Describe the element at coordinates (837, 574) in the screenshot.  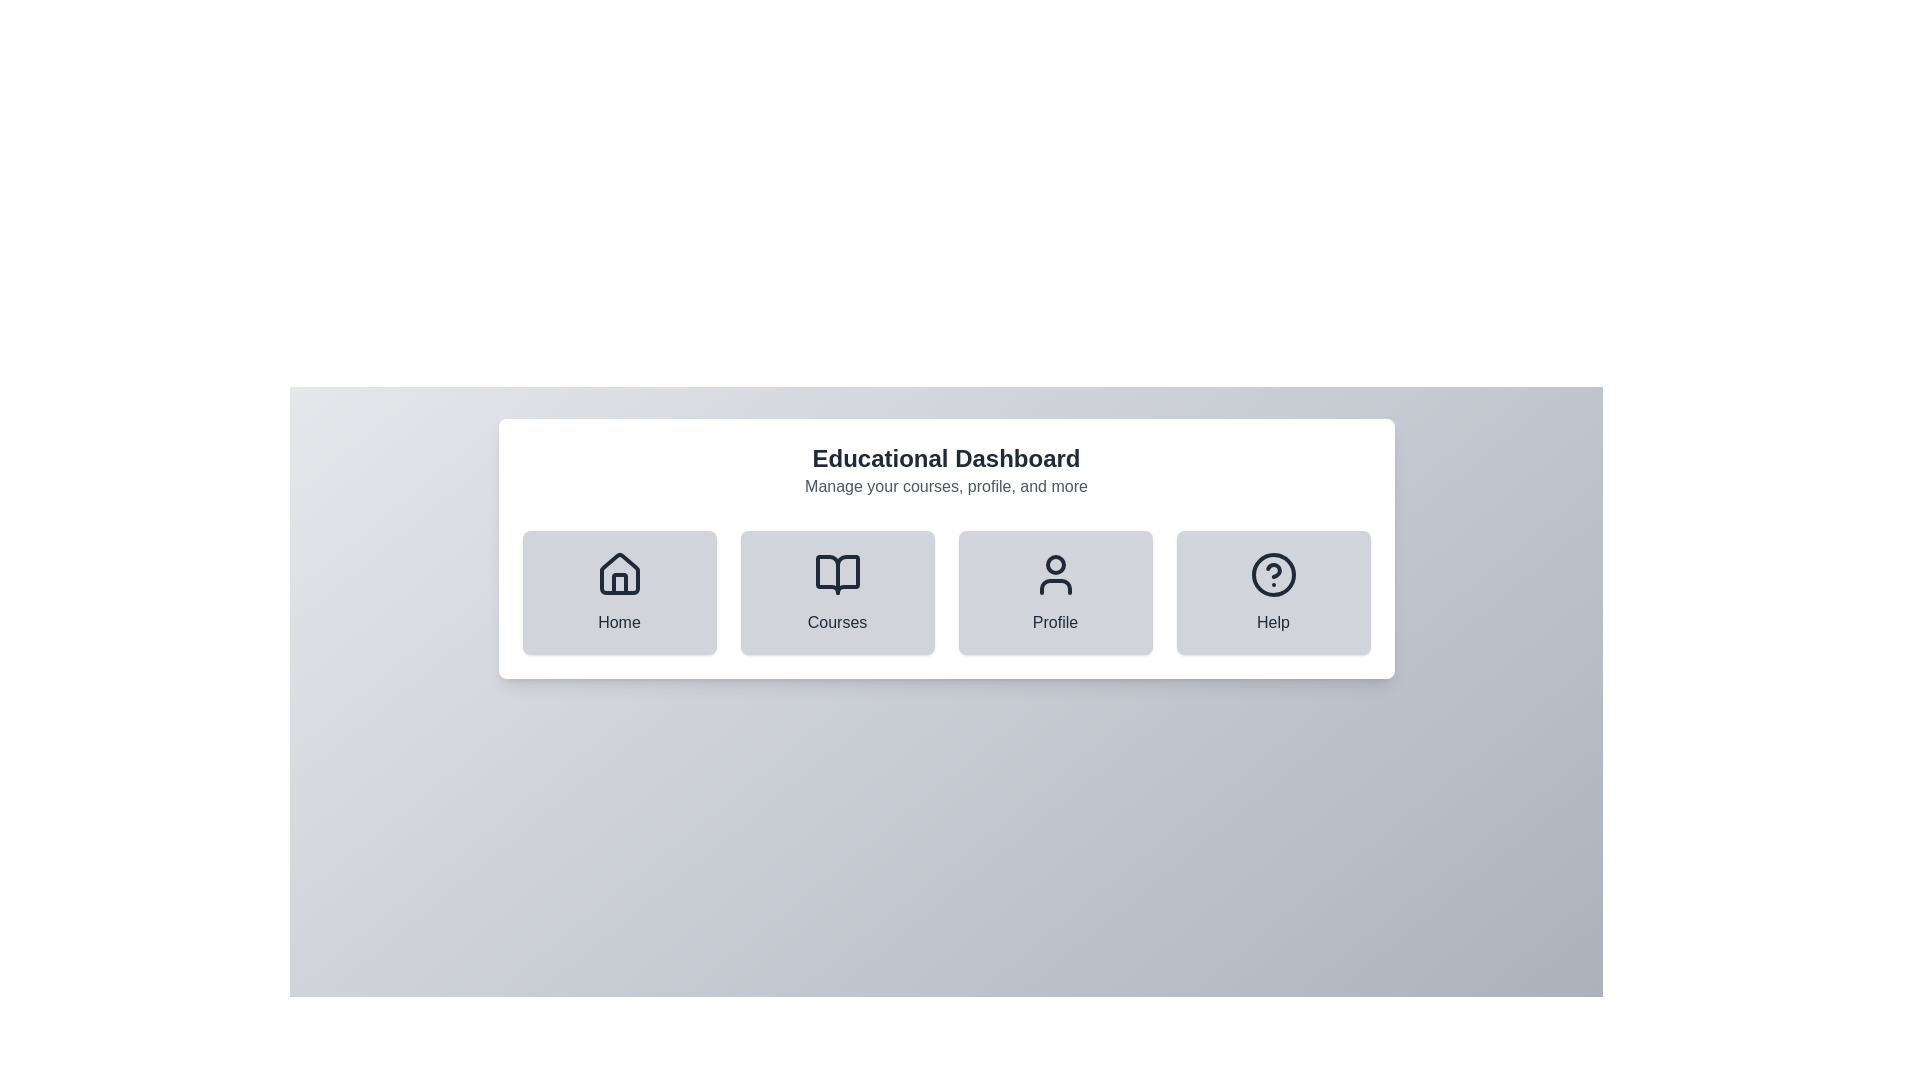
I see `the inner shapes of the open book icon, which are part of the 'Courses' icon in the menu bar` at that location.